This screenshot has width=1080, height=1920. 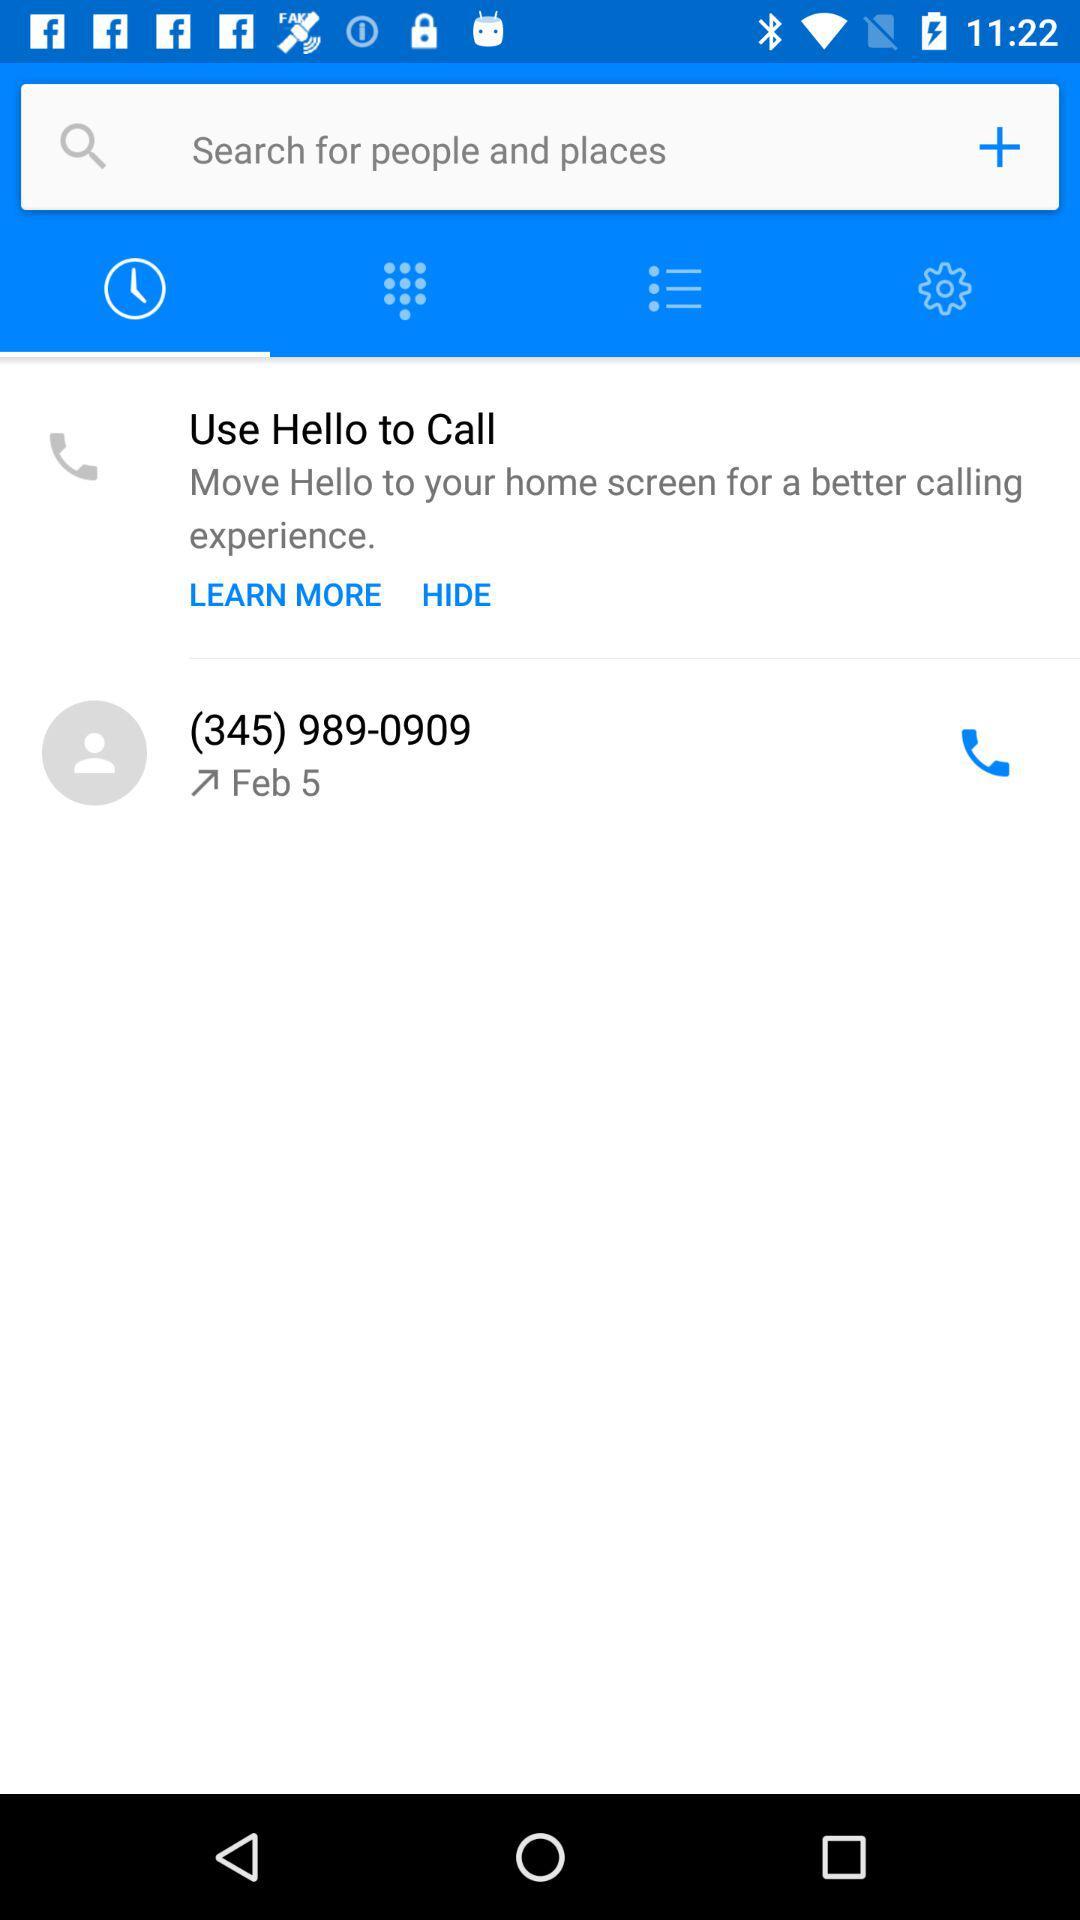 What do you see at coordinates (83, 146) in the screenshot?
I see `the search icon` at bounding box center [83, 146].